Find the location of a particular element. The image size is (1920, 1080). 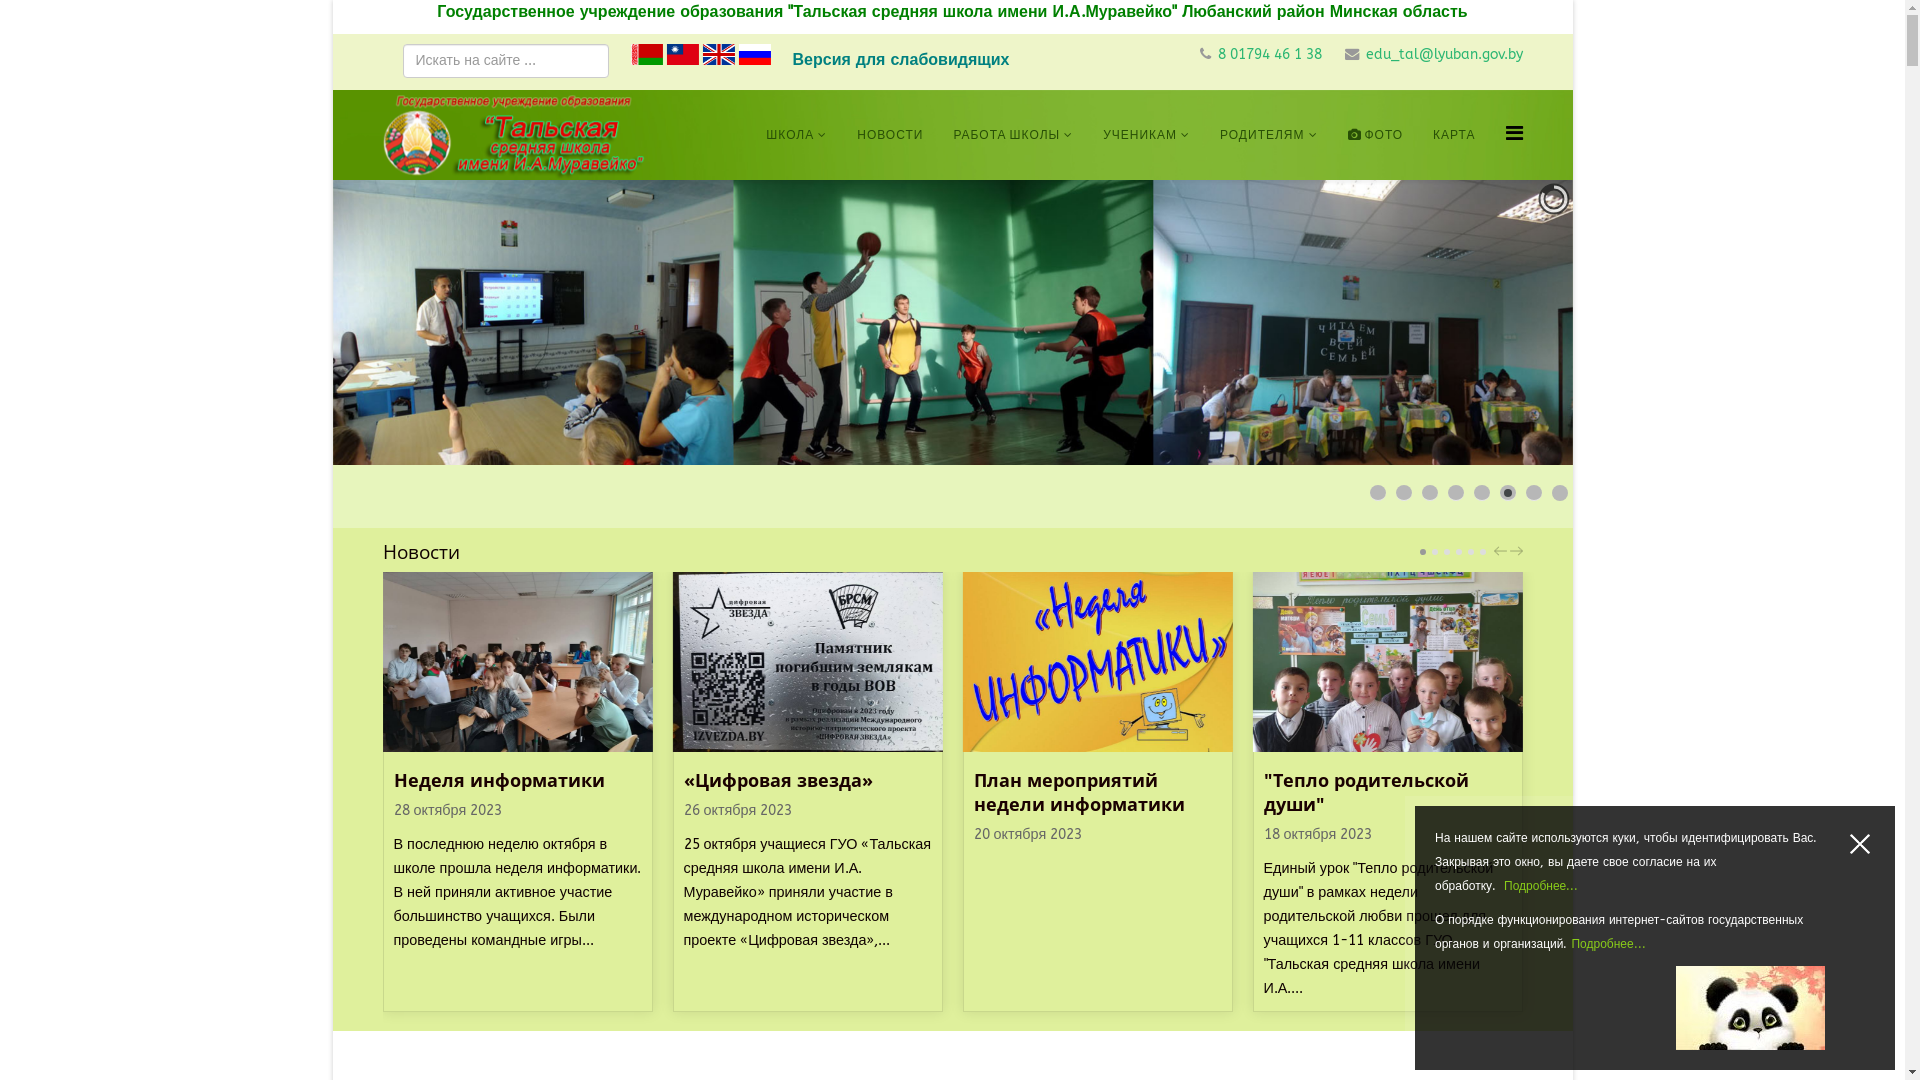

'Helix Megamenu Options' is located at coordinates (1514, 132).